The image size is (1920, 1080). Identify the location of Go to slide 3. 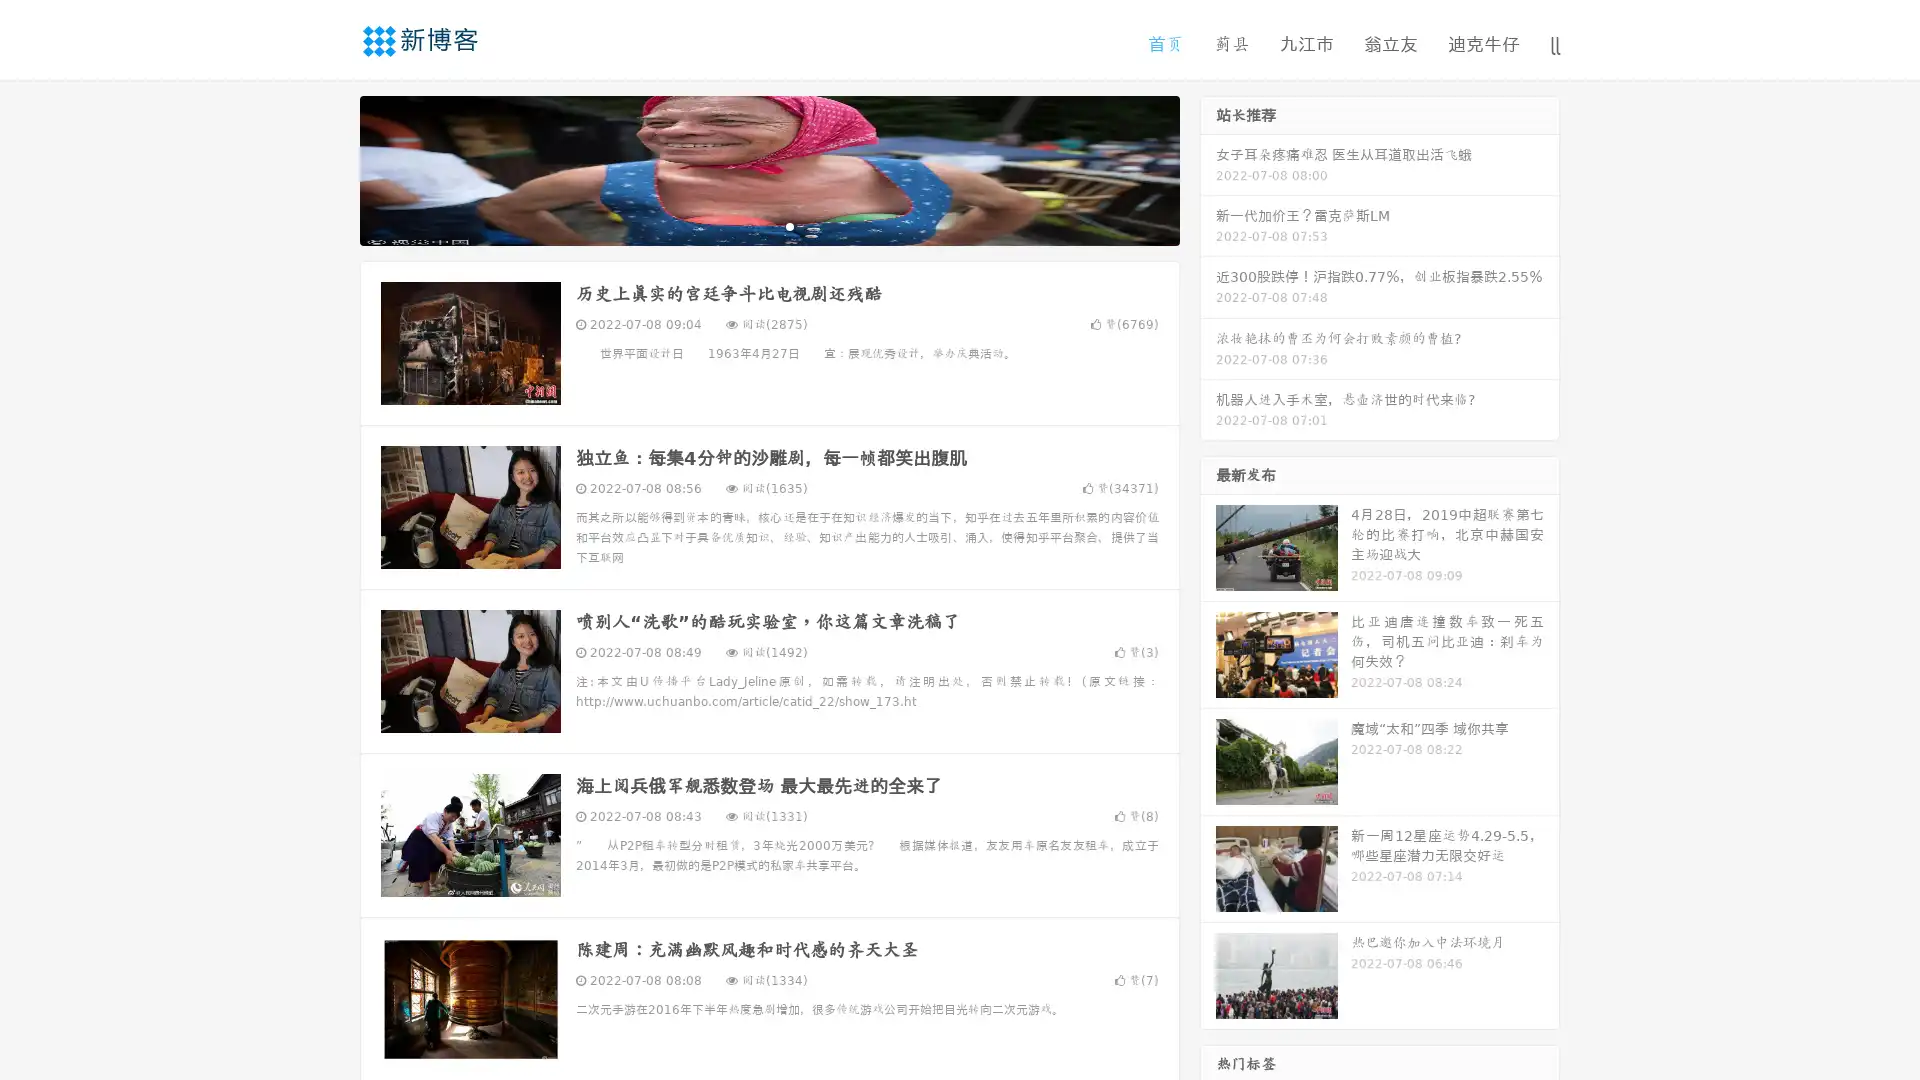
(789, 225).